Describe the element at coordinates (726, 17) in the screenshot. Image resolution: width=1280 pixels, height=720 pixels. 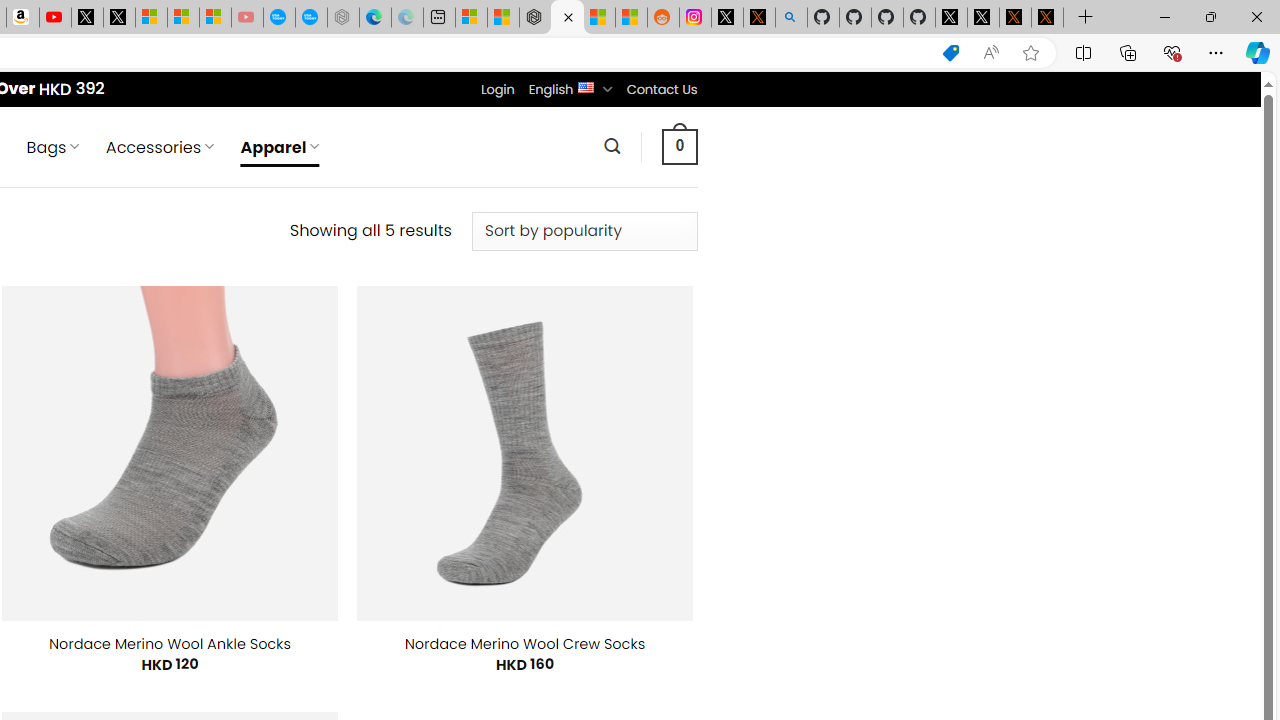
I see `'Log in to X / X'` at that location.